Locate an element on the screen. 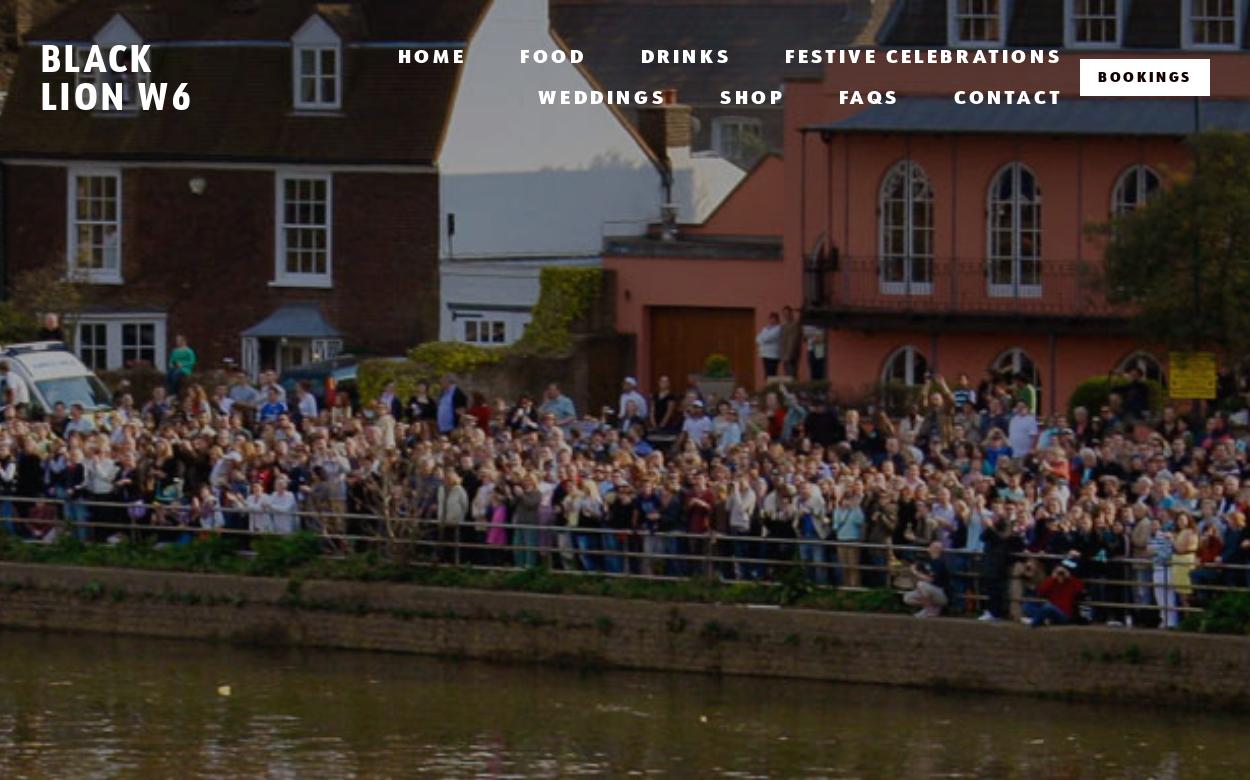 This screenshot has height=780, width=1250. 'Food' is located at coordinates (553, 57).